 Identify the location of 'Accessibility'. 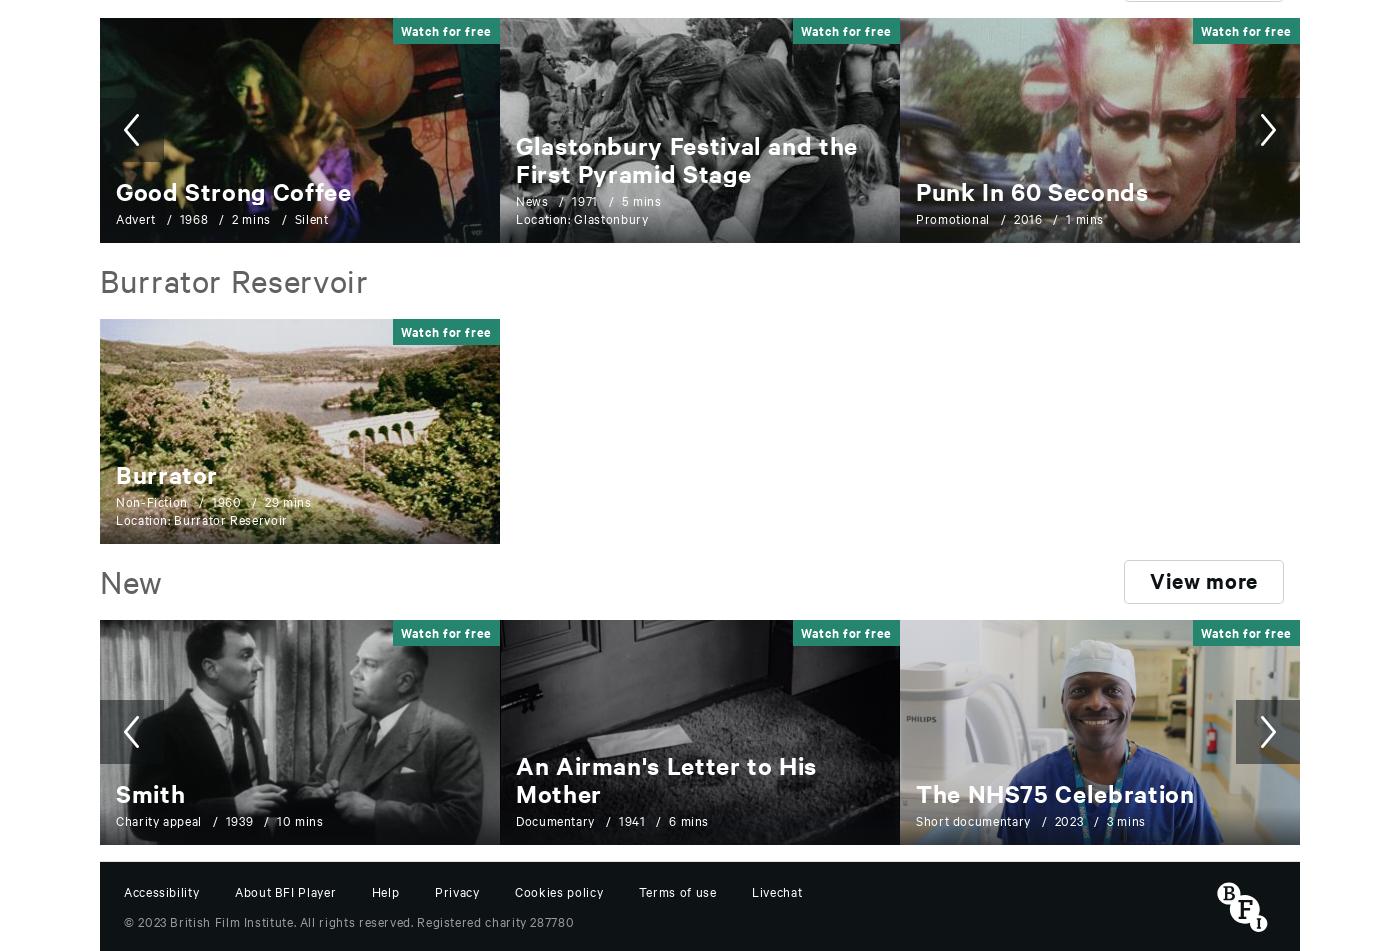
(123, 889).